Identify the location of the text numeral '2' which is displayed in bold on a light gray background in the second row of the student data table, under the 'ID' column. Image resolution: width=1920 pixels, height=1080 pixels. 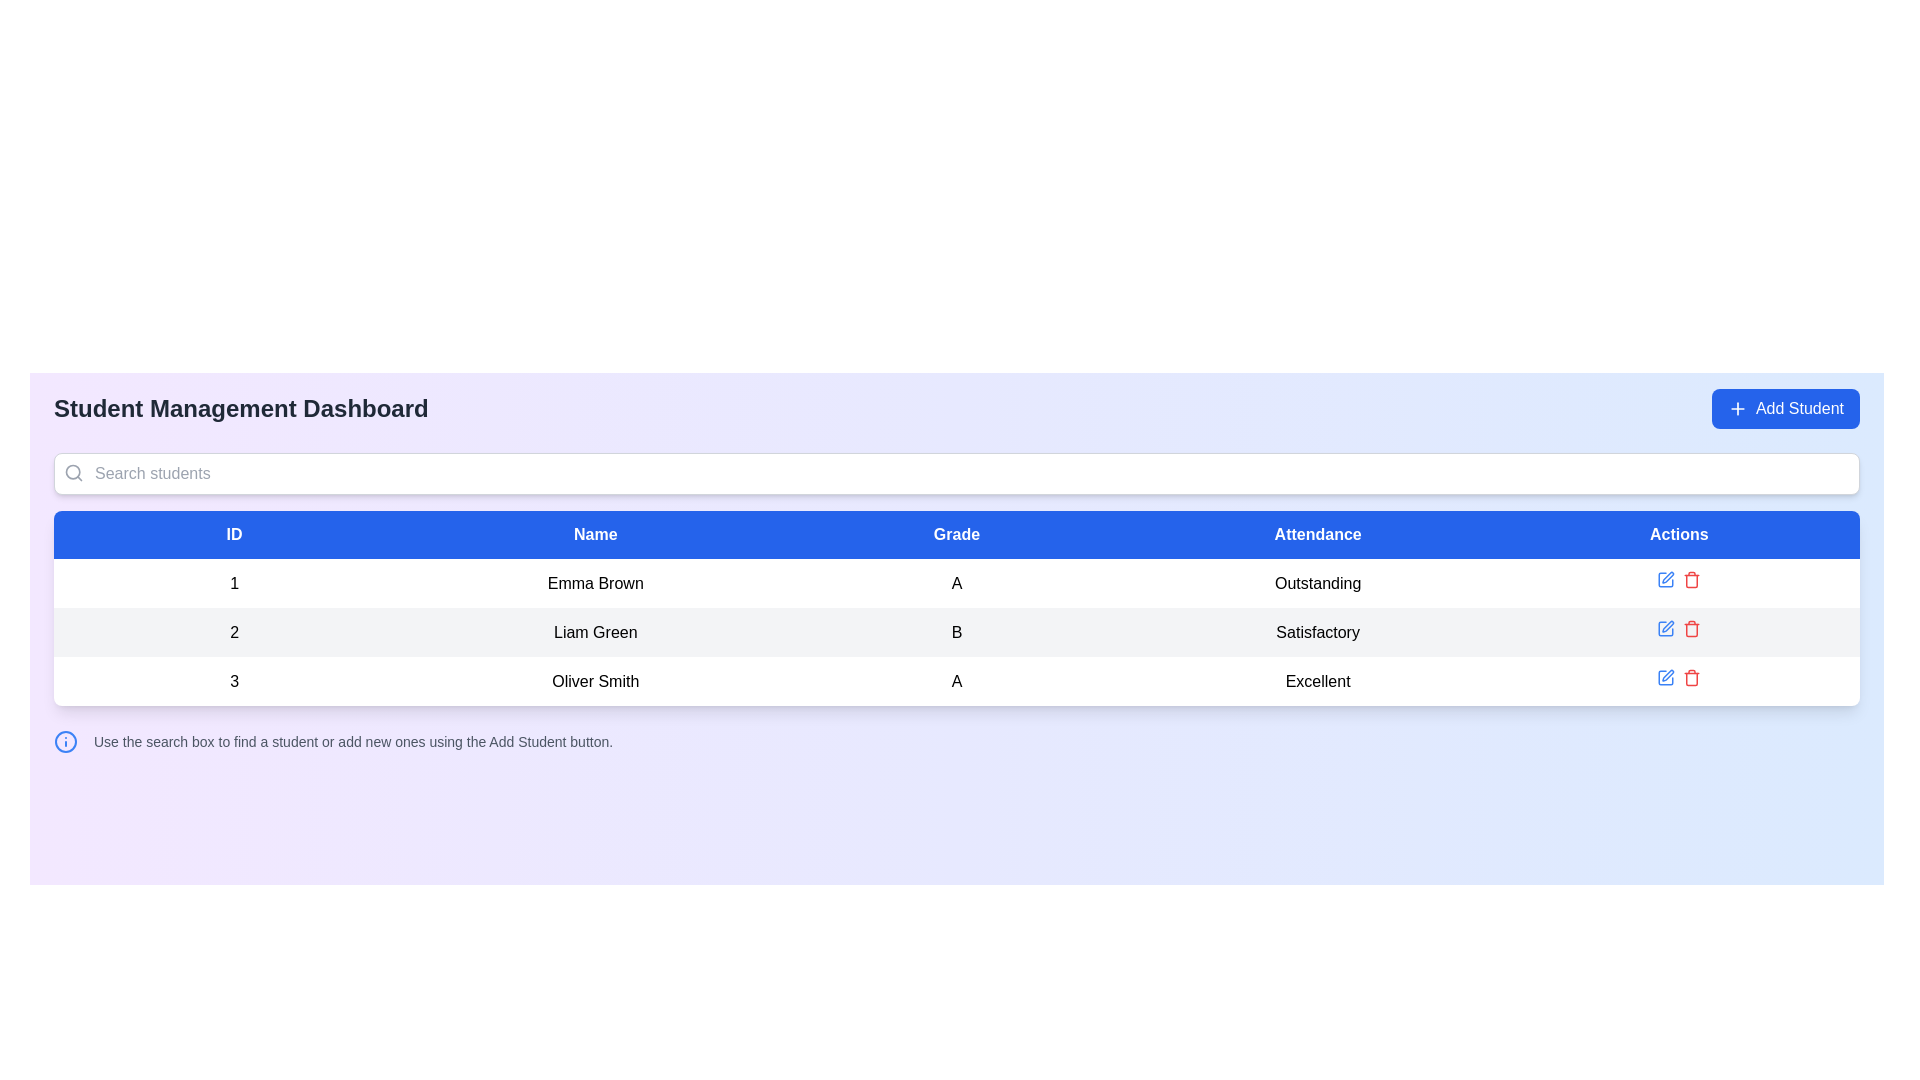
(234, 632).